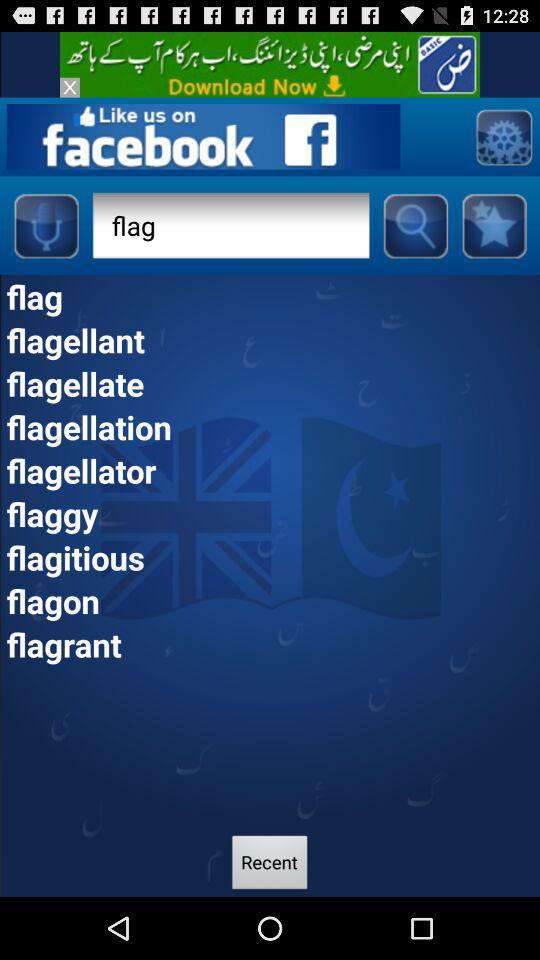  I want to click on settings, so click(502, 135).